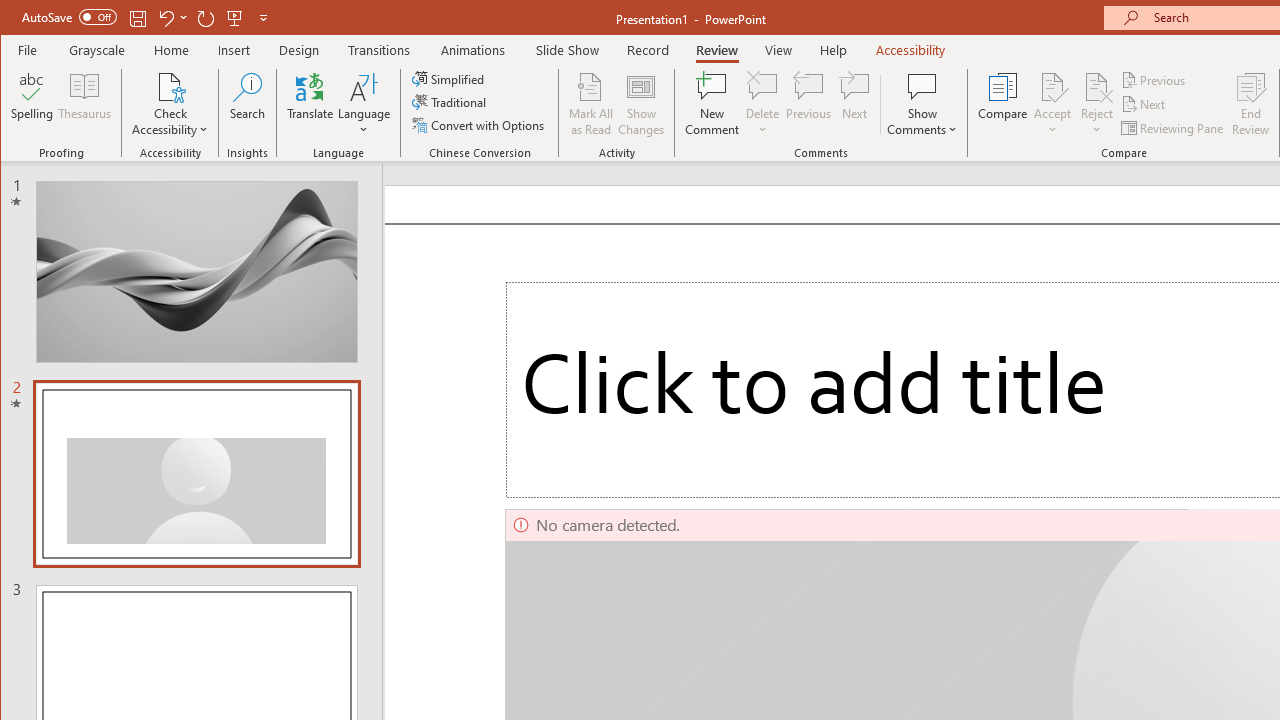 Image resolution: width=1280 pixels, height=720 pixels. Describe the element at coordinates (1173, 128) in the screenshot. I see `'Reviewing Pane'` at that location.